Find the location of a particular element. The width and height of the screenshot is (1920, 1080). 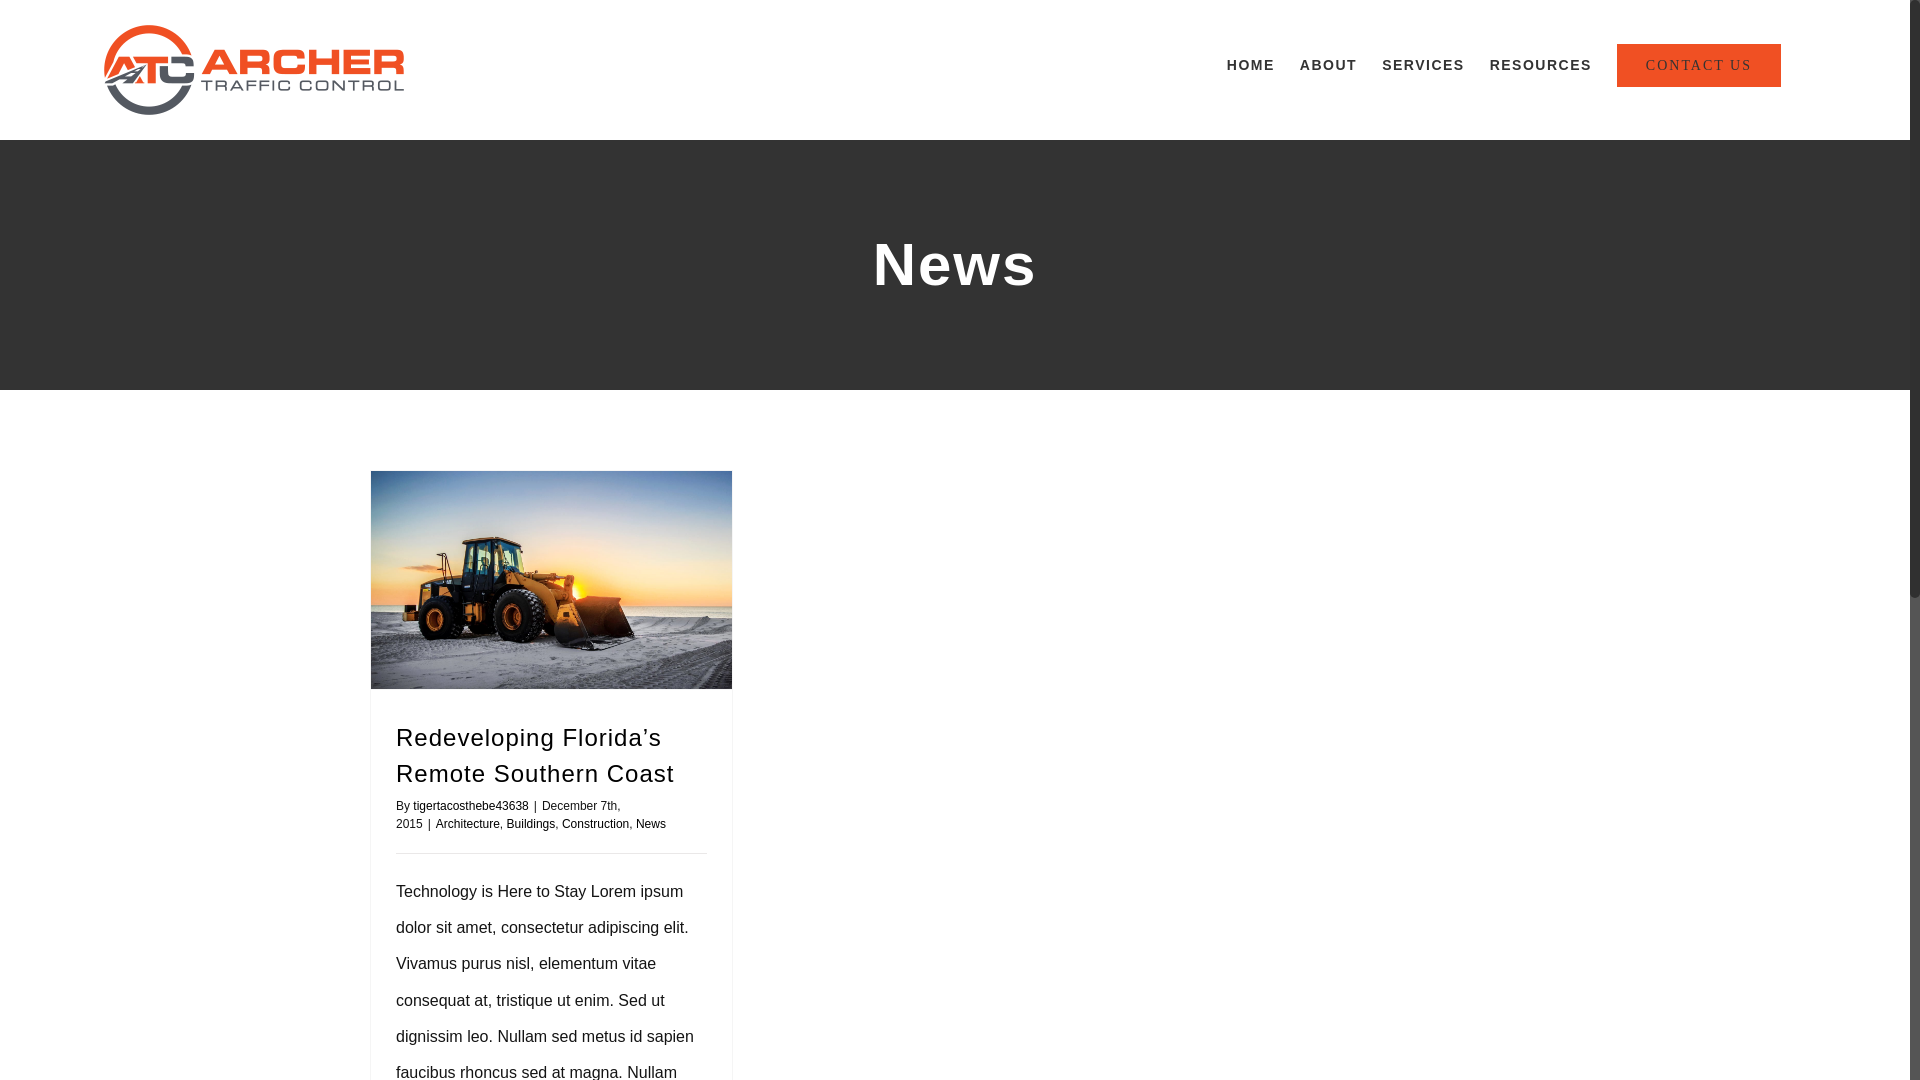

'ABOUT' is located at coordinates (1328, 64).